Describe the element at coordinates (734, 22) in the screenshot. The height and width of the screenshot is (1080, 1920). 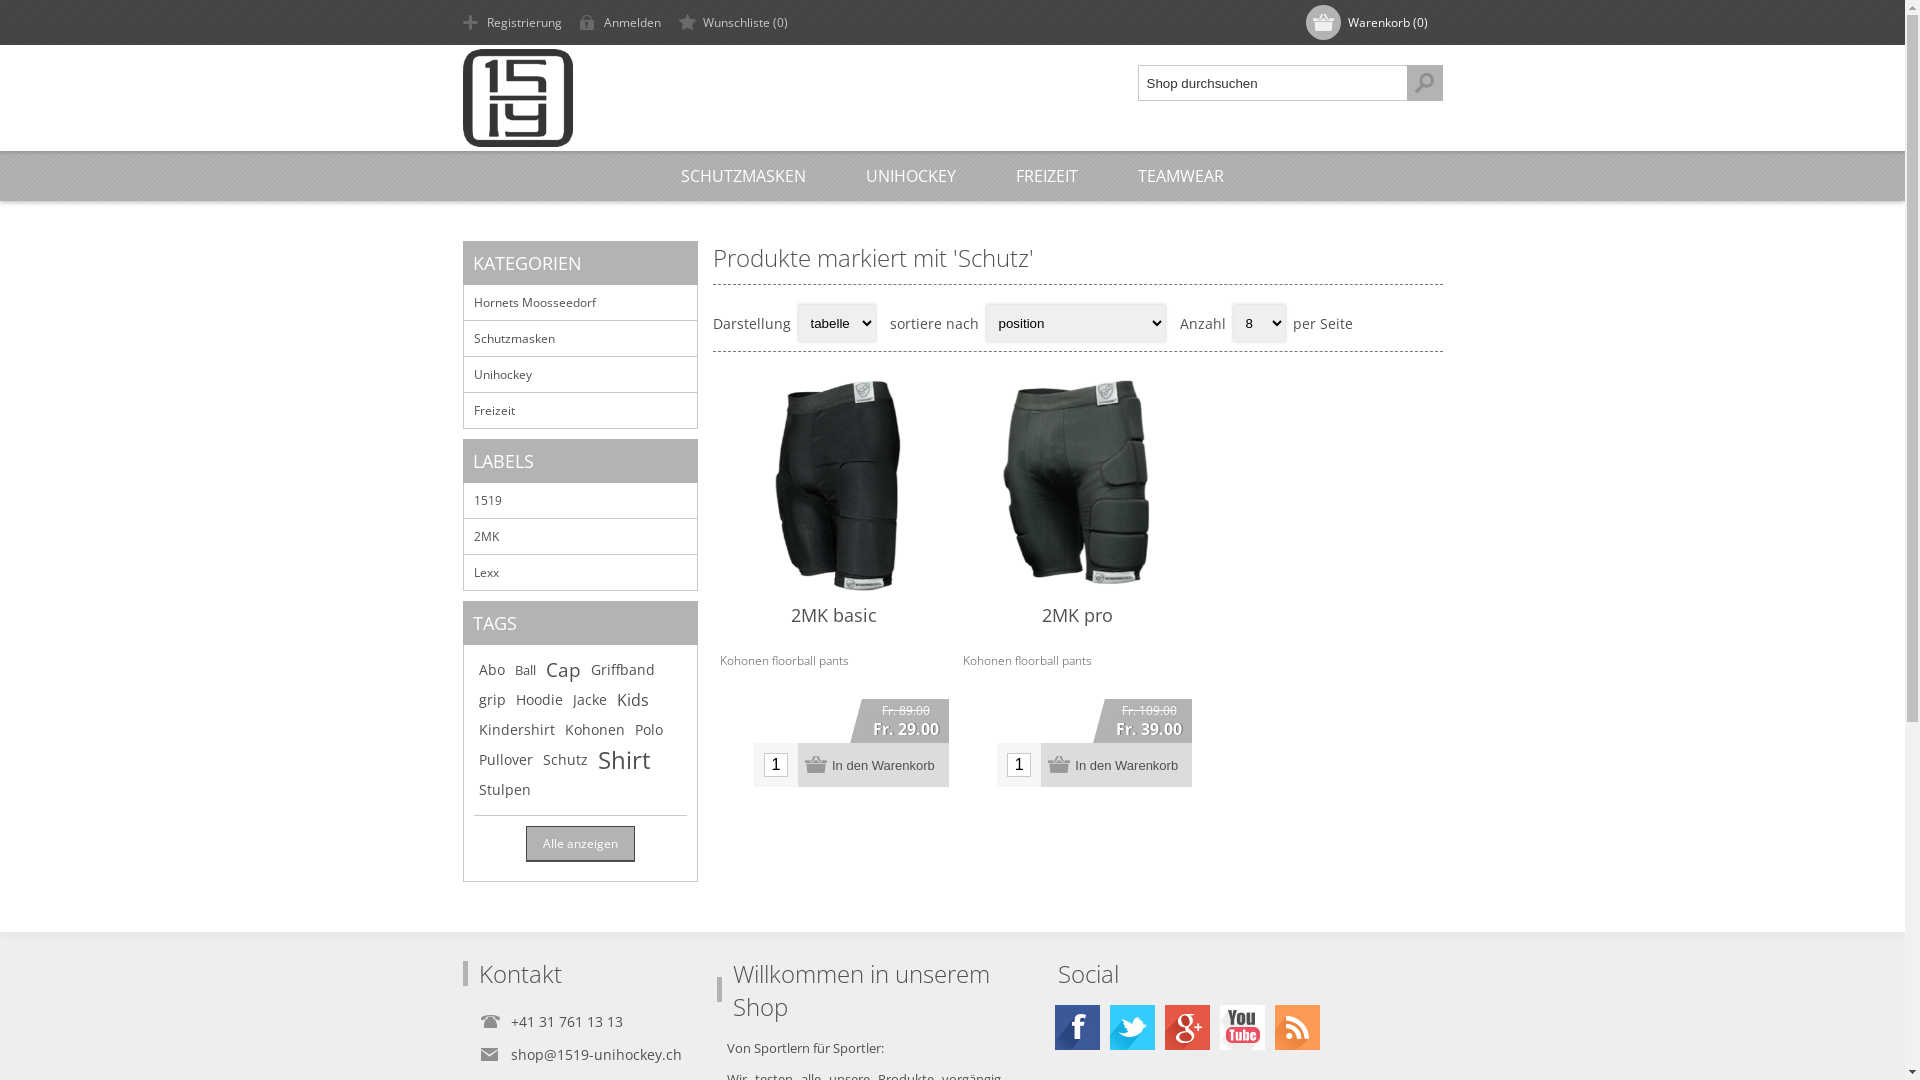
I see `'Wunschliste (0)'` at that location.